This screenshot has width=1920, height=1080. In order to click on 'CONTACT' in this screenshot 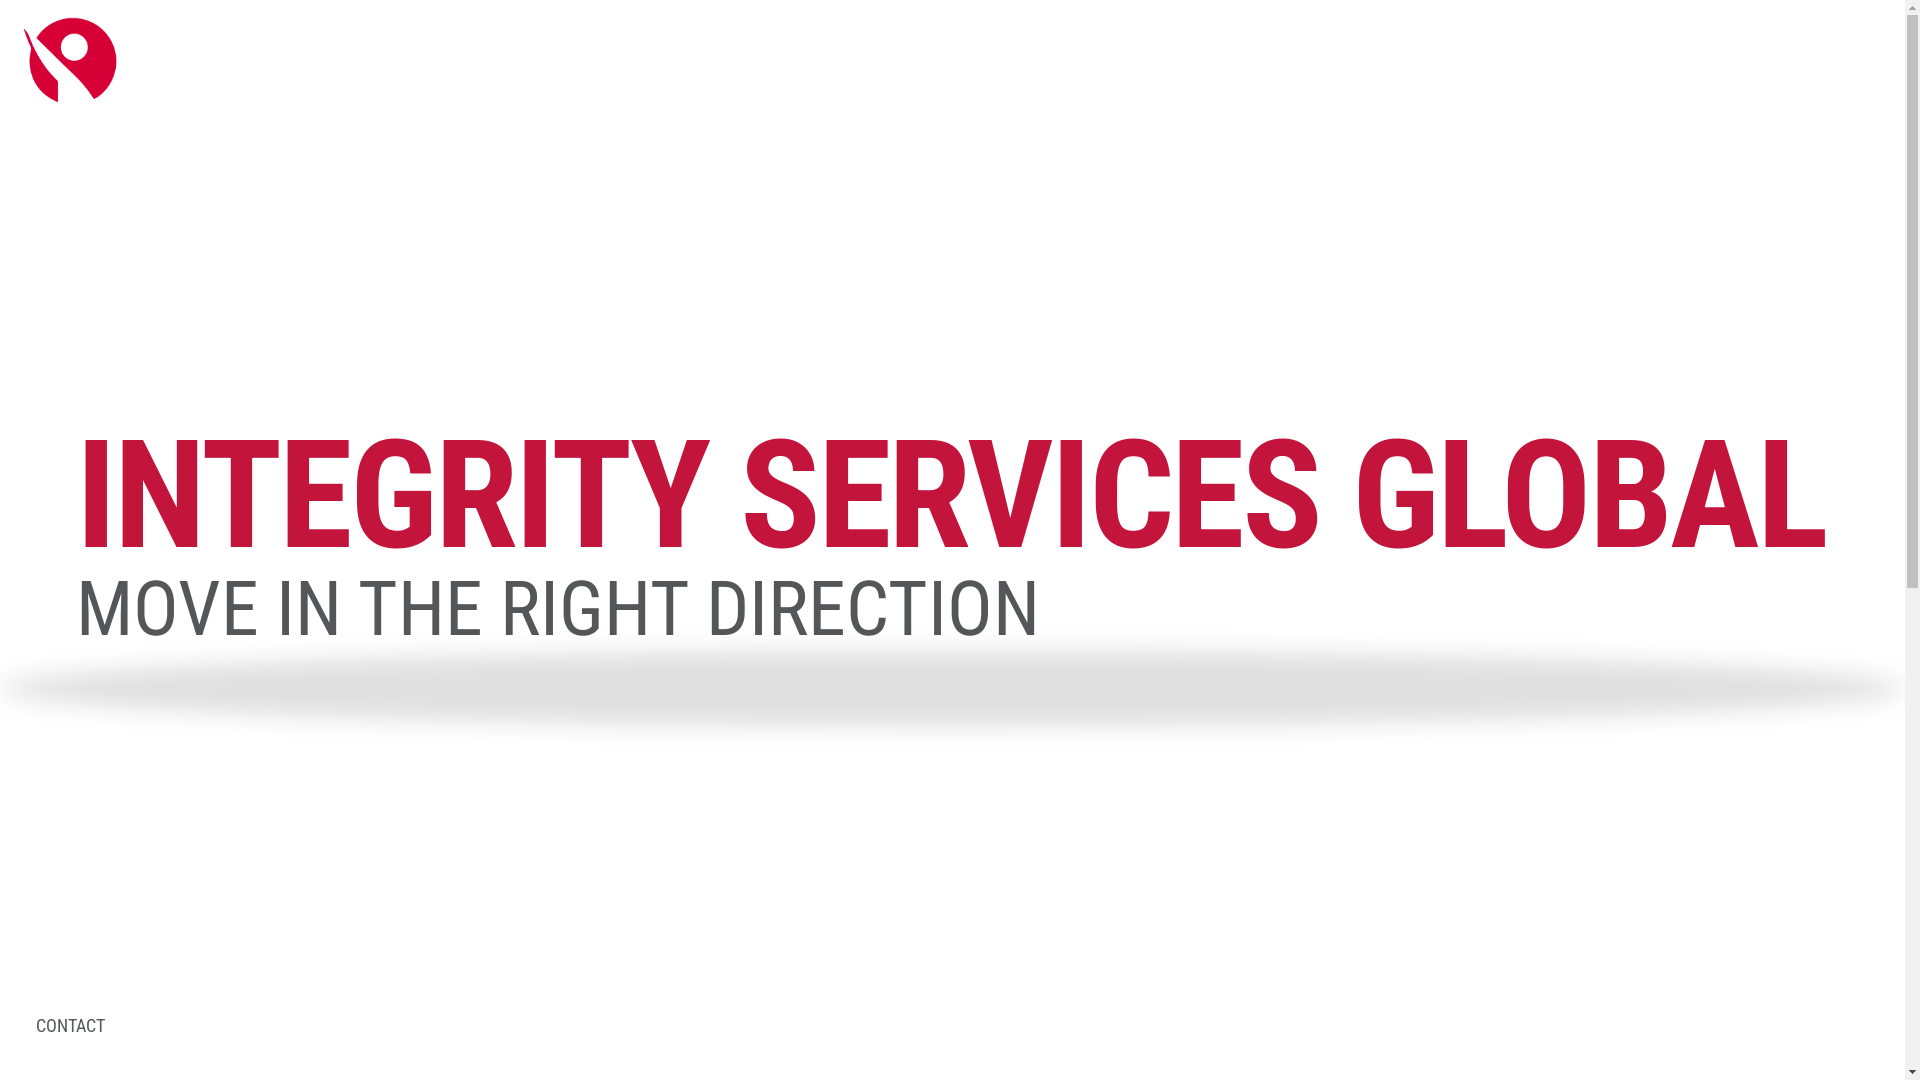, I will do `click(35, 1026)`.